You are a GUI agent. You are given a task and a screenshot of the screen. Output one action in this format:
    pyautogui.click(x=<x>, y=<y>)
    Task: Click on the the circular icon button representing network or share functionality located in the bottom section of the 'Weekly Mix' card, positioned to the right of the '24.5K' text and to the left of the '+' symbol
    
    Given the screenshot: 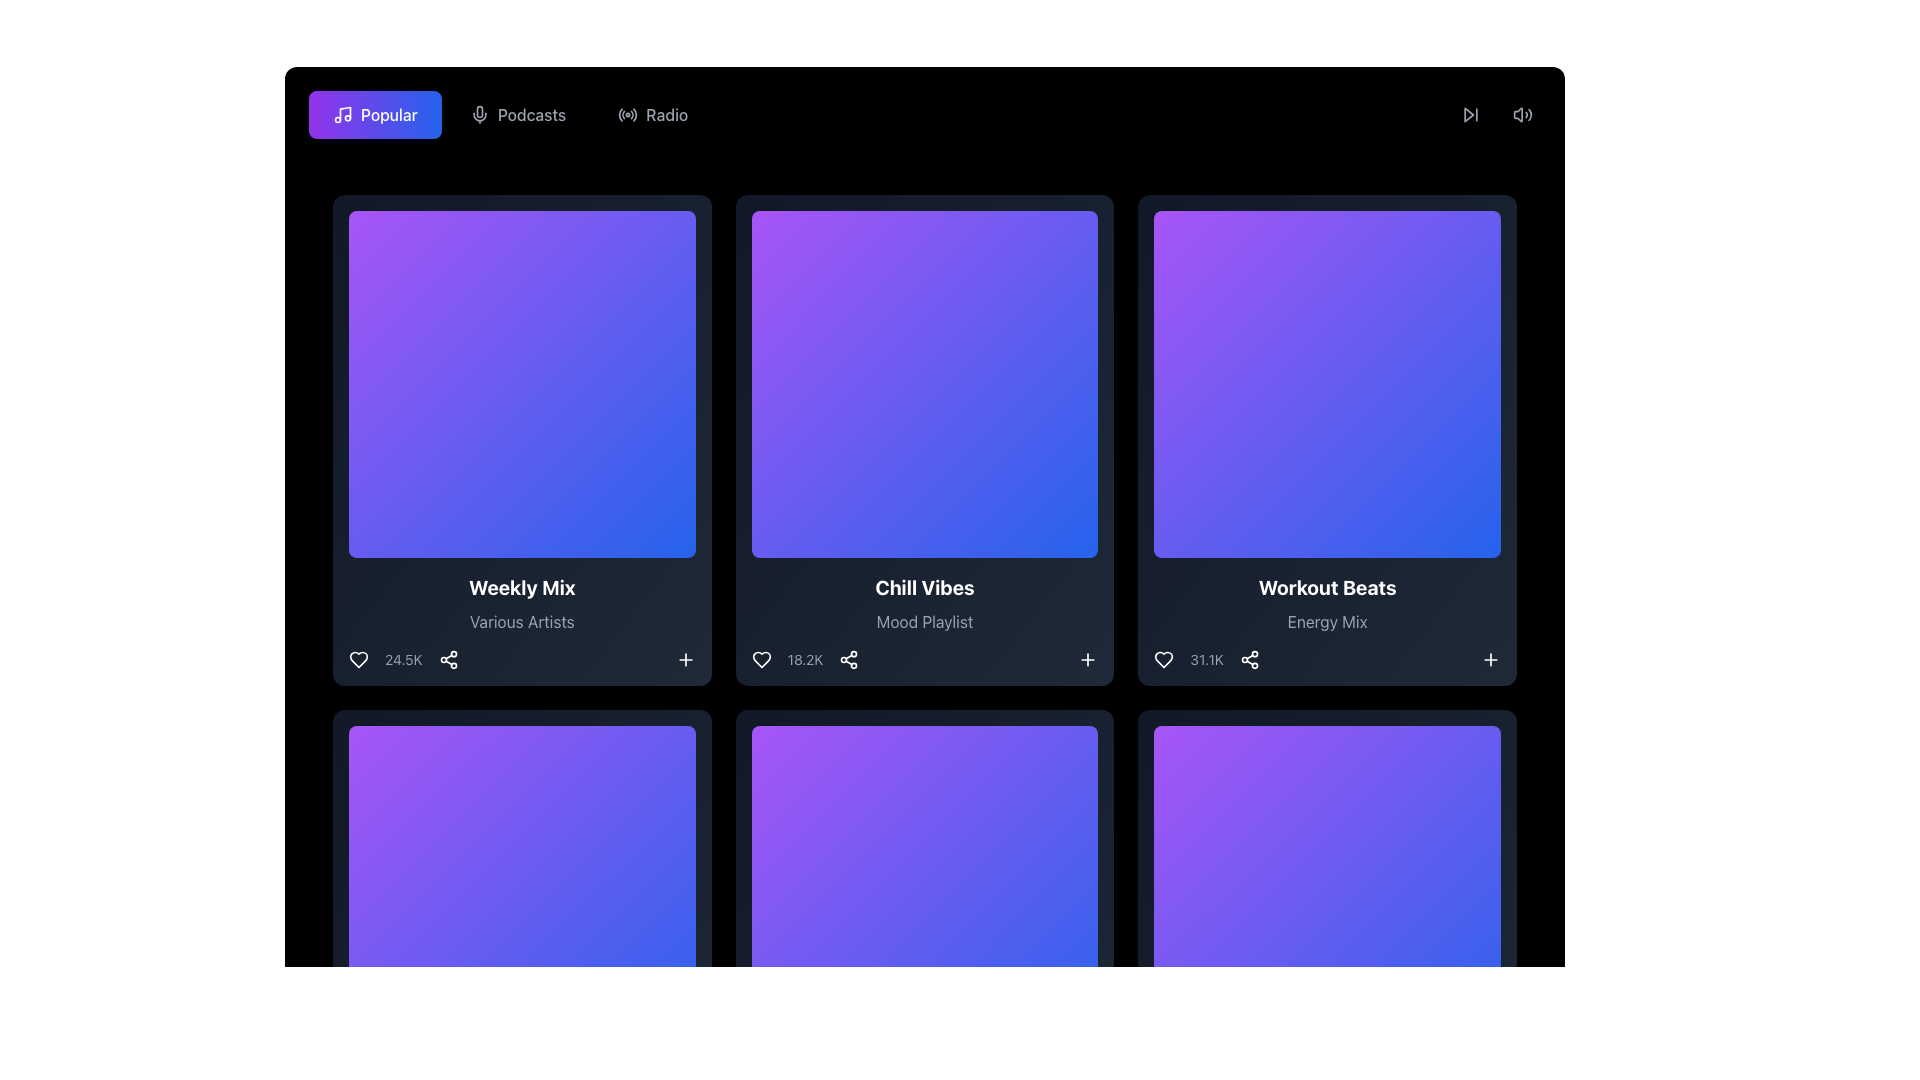 What is the action you would take?
    pyautogui.click(x=447, y=659)
    